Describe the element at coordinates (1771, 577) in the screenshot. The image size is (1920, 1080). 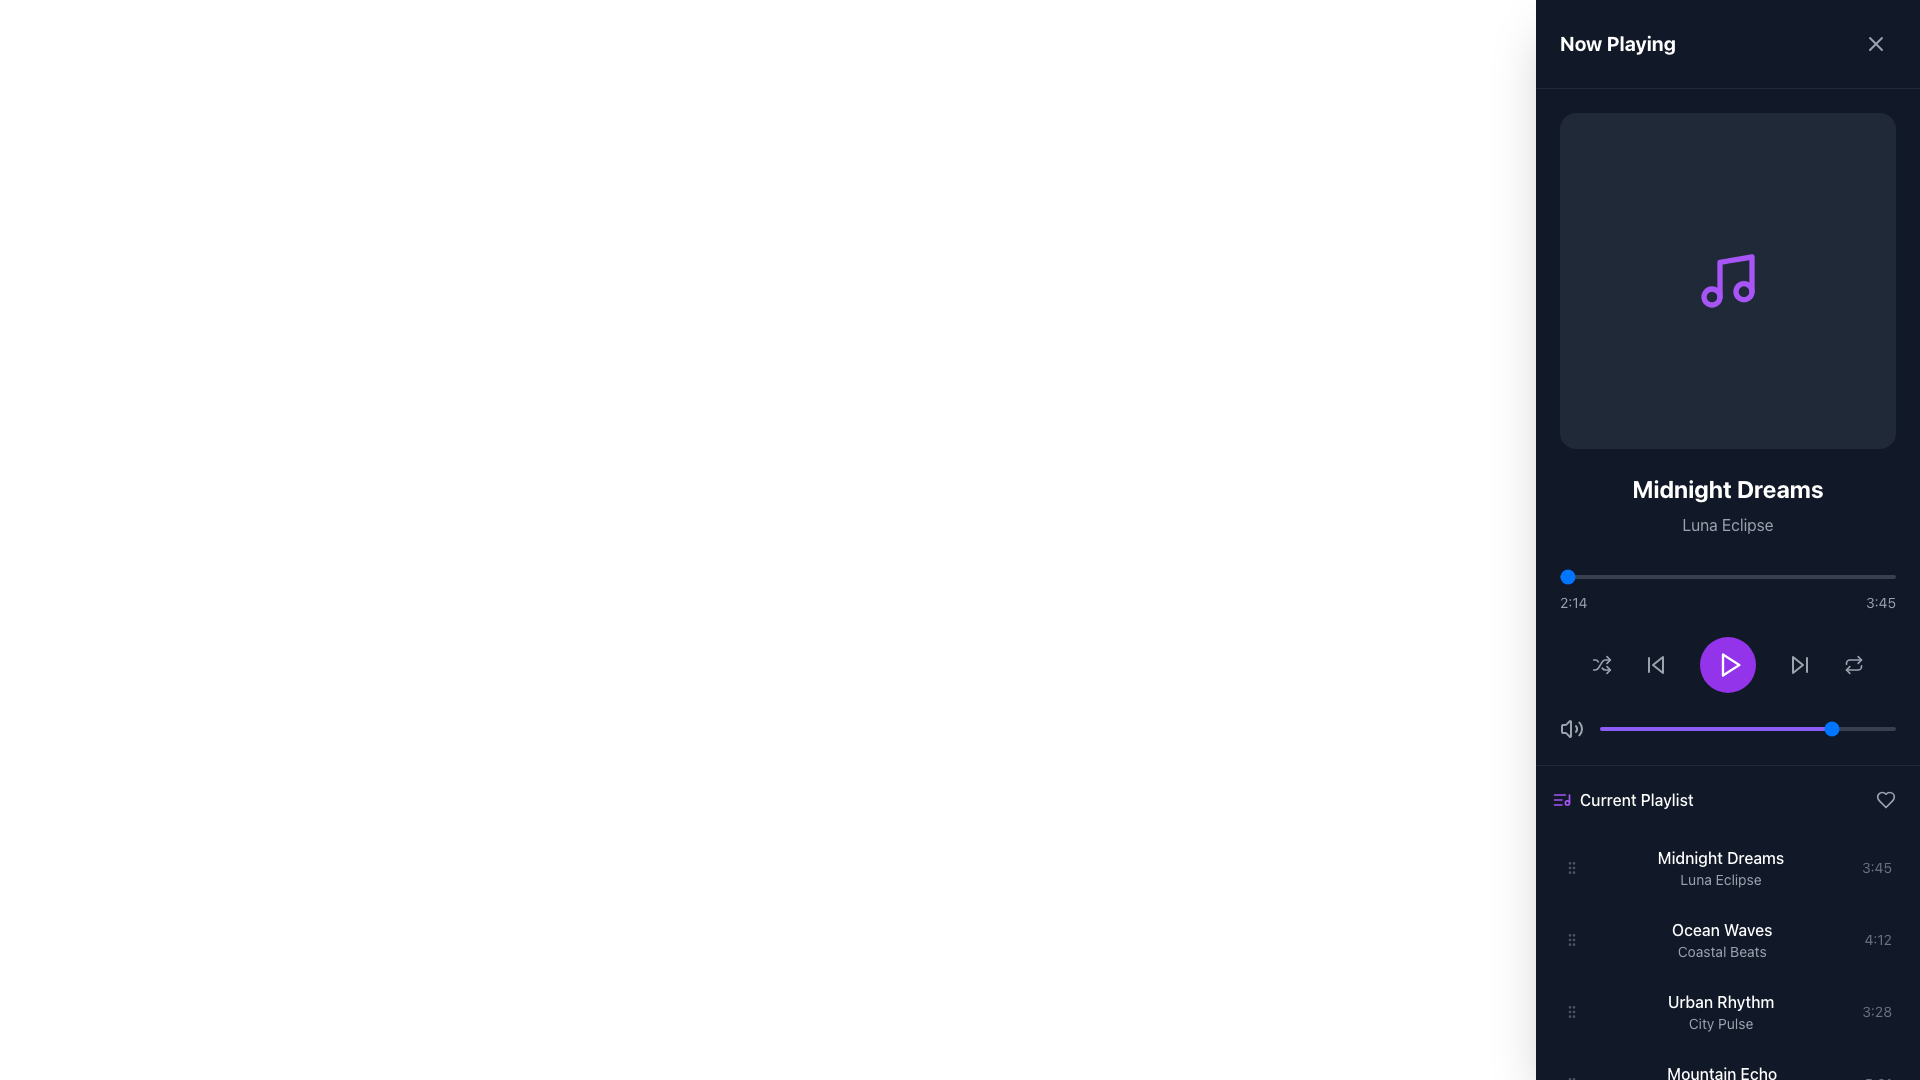
I see `the playback progress` at that location.